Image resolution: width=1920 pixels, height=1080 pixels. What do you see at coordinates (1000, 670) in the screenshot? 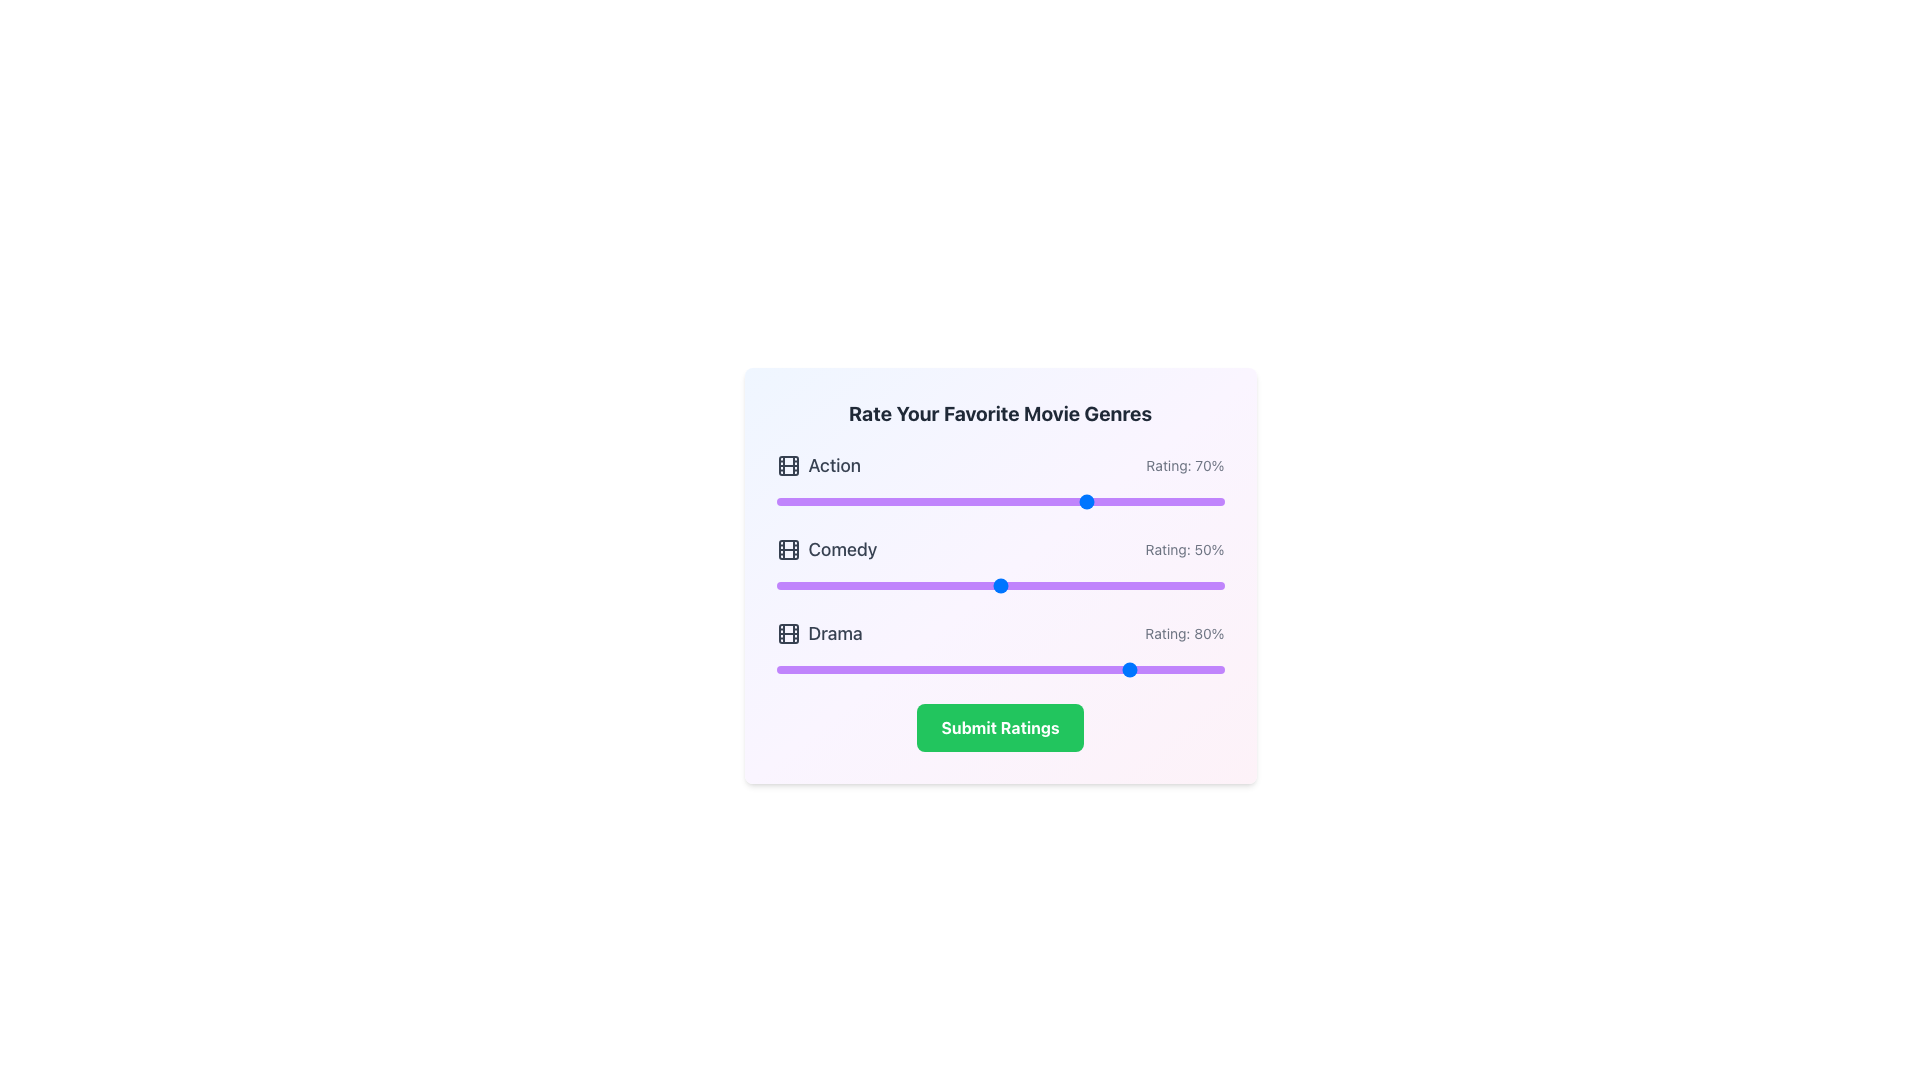
I see `the range slider located below the 'Drama' label and the 'Rating: 80%' text for interaction` at bounding box center [1000, 670].